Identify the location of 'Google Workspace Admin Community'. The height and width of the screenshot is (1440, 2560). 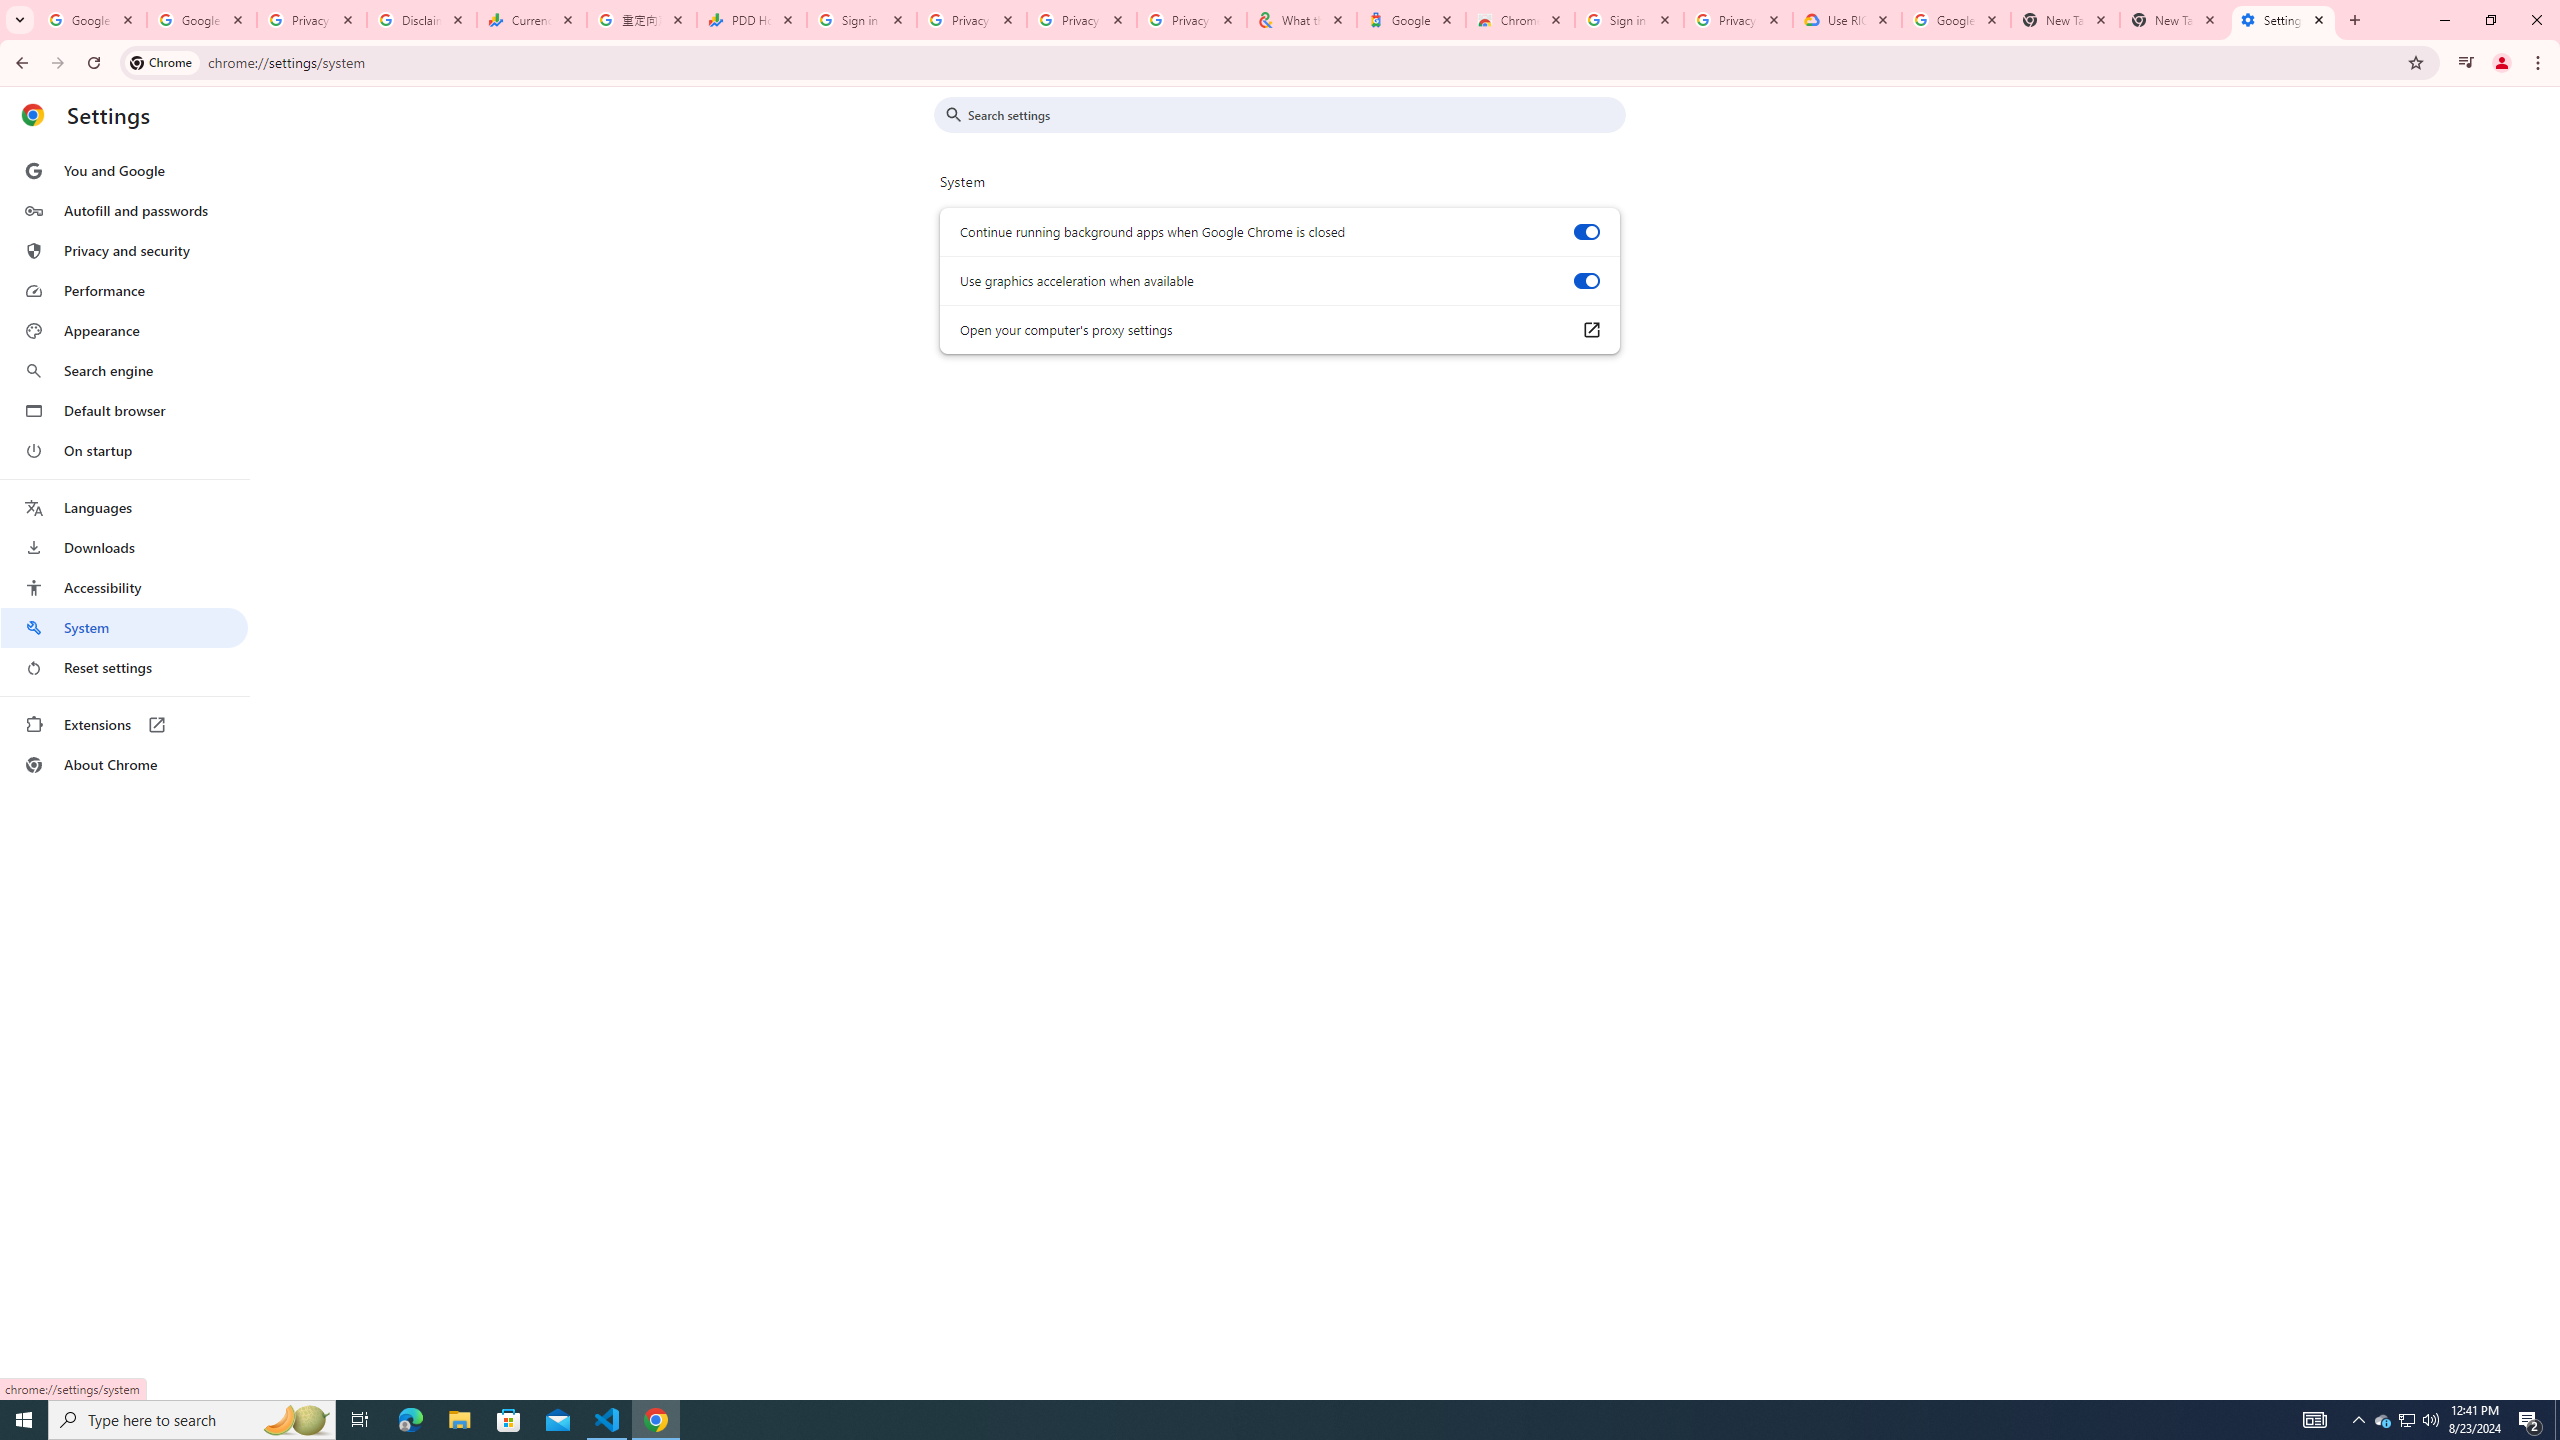
(91, 19).